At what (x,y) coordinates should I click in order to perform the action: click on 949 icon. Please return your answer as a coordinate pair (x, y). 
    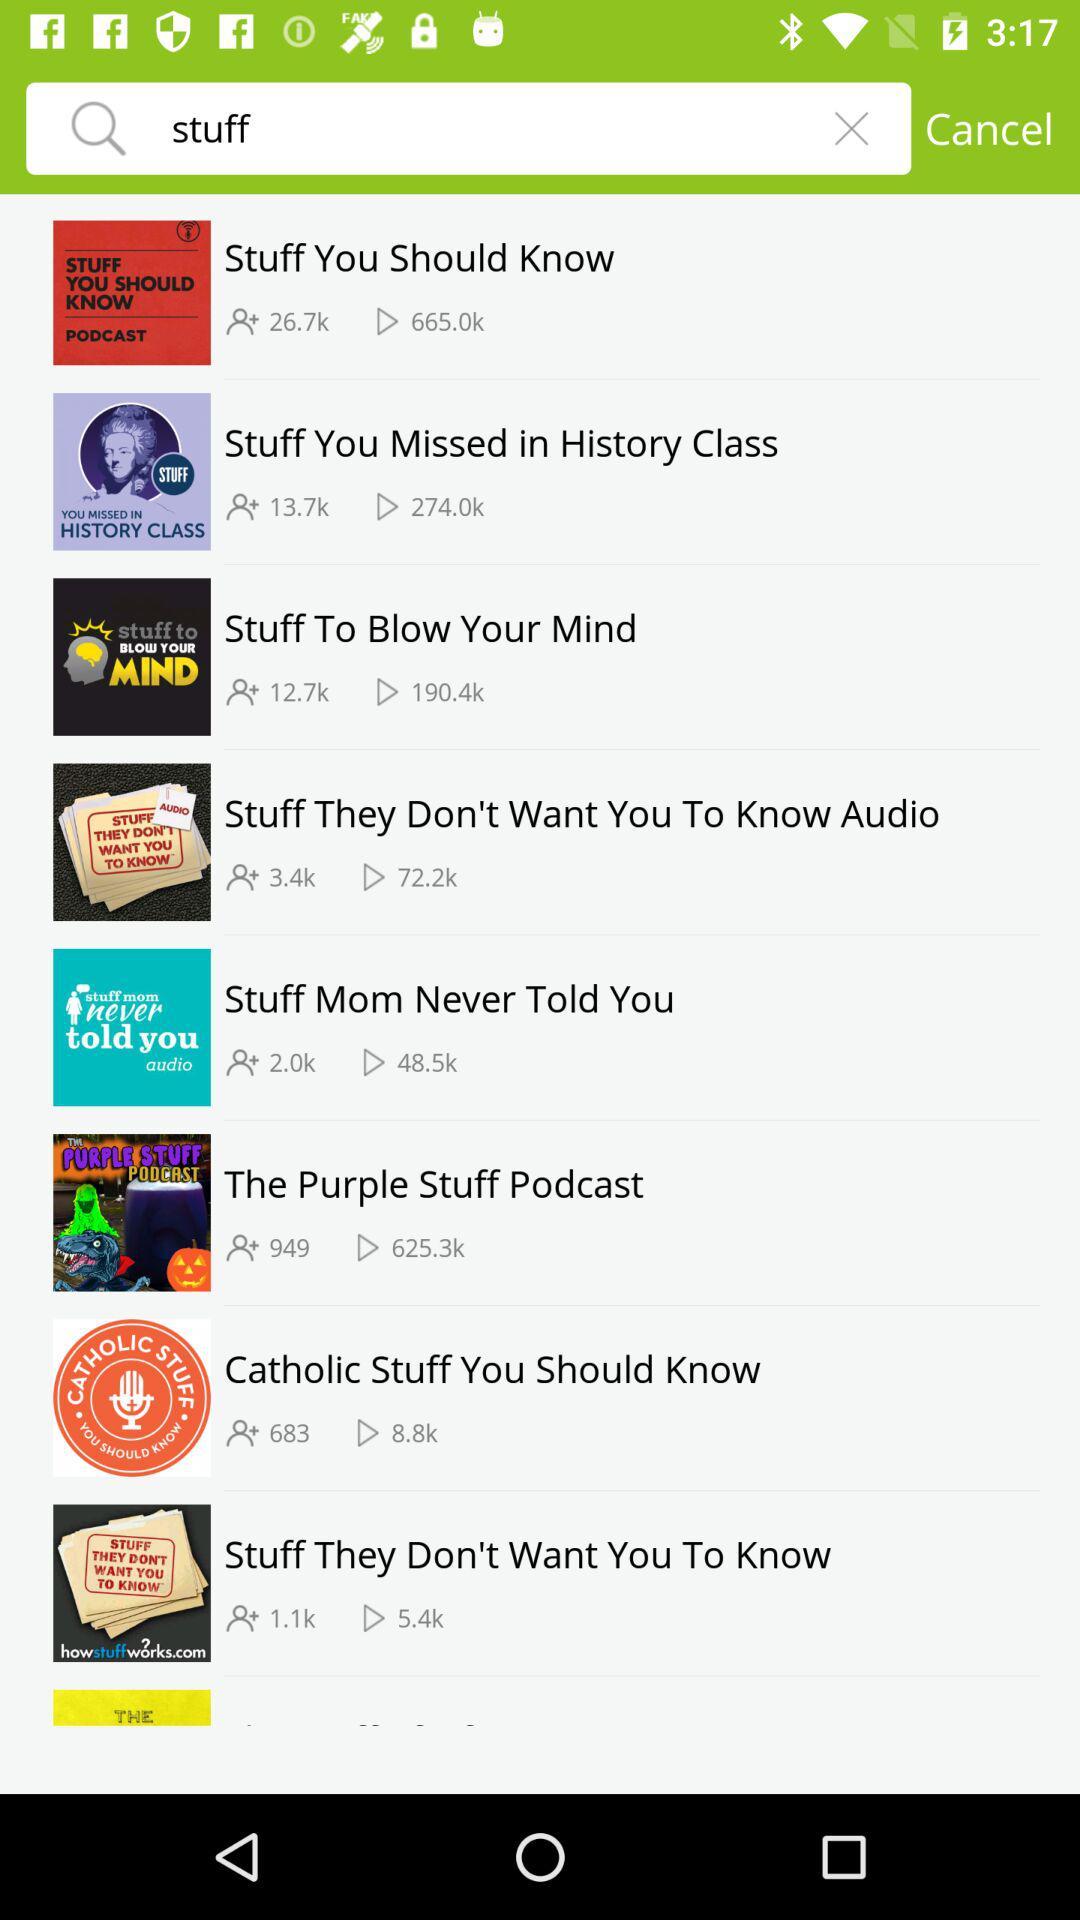
    Looking at the image, I should click on (289, 1246).